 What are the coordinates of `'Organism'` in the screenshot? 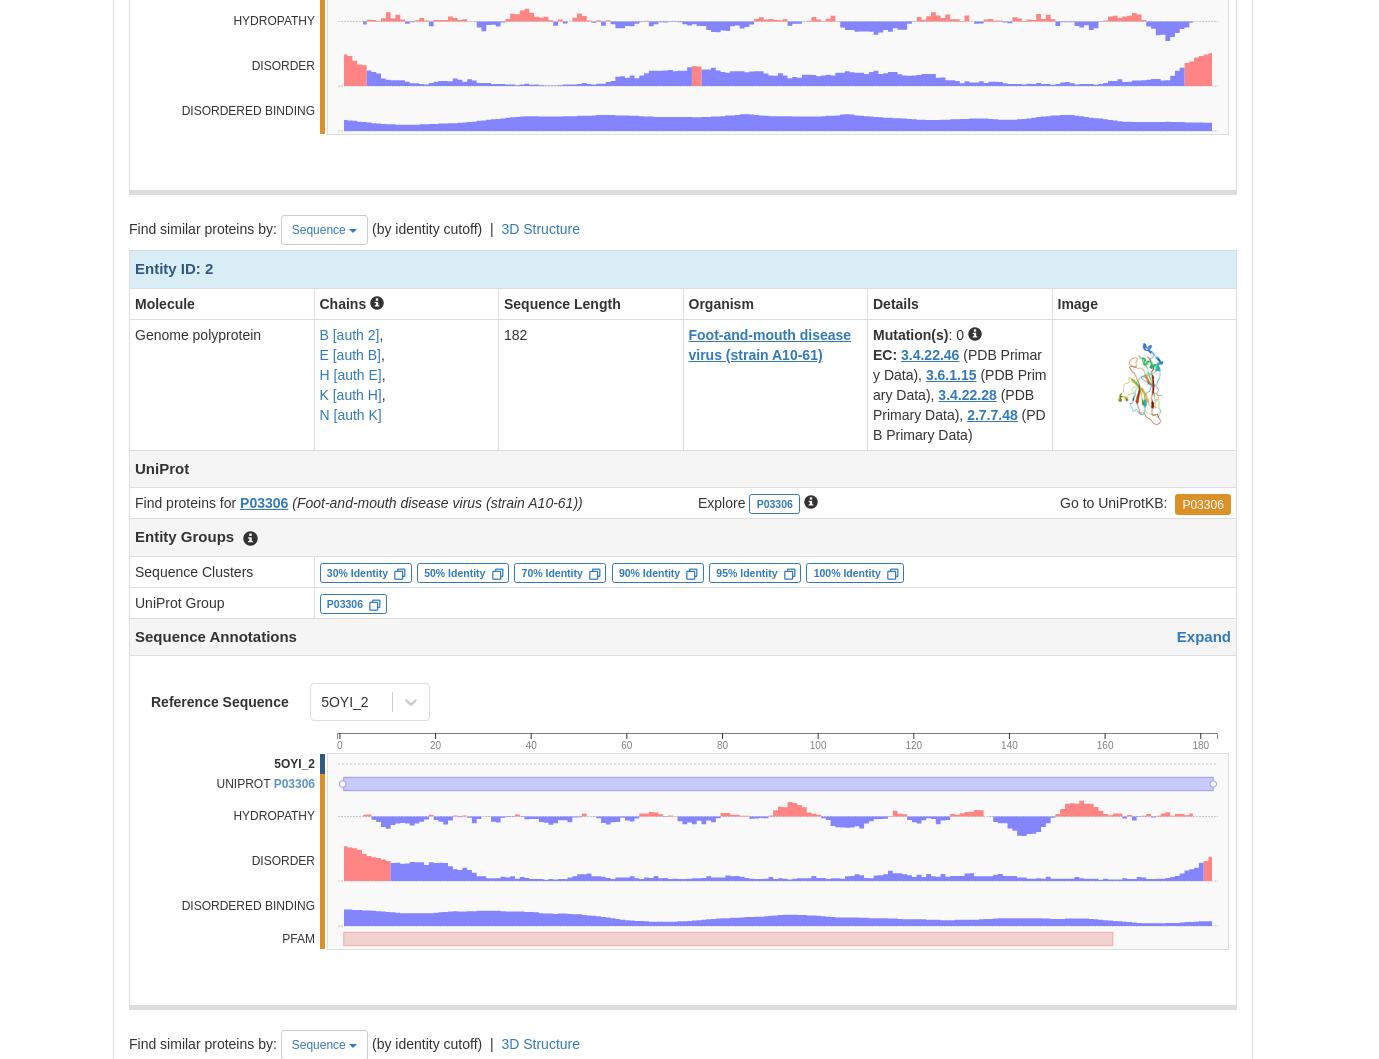 It's located at (720, 302).